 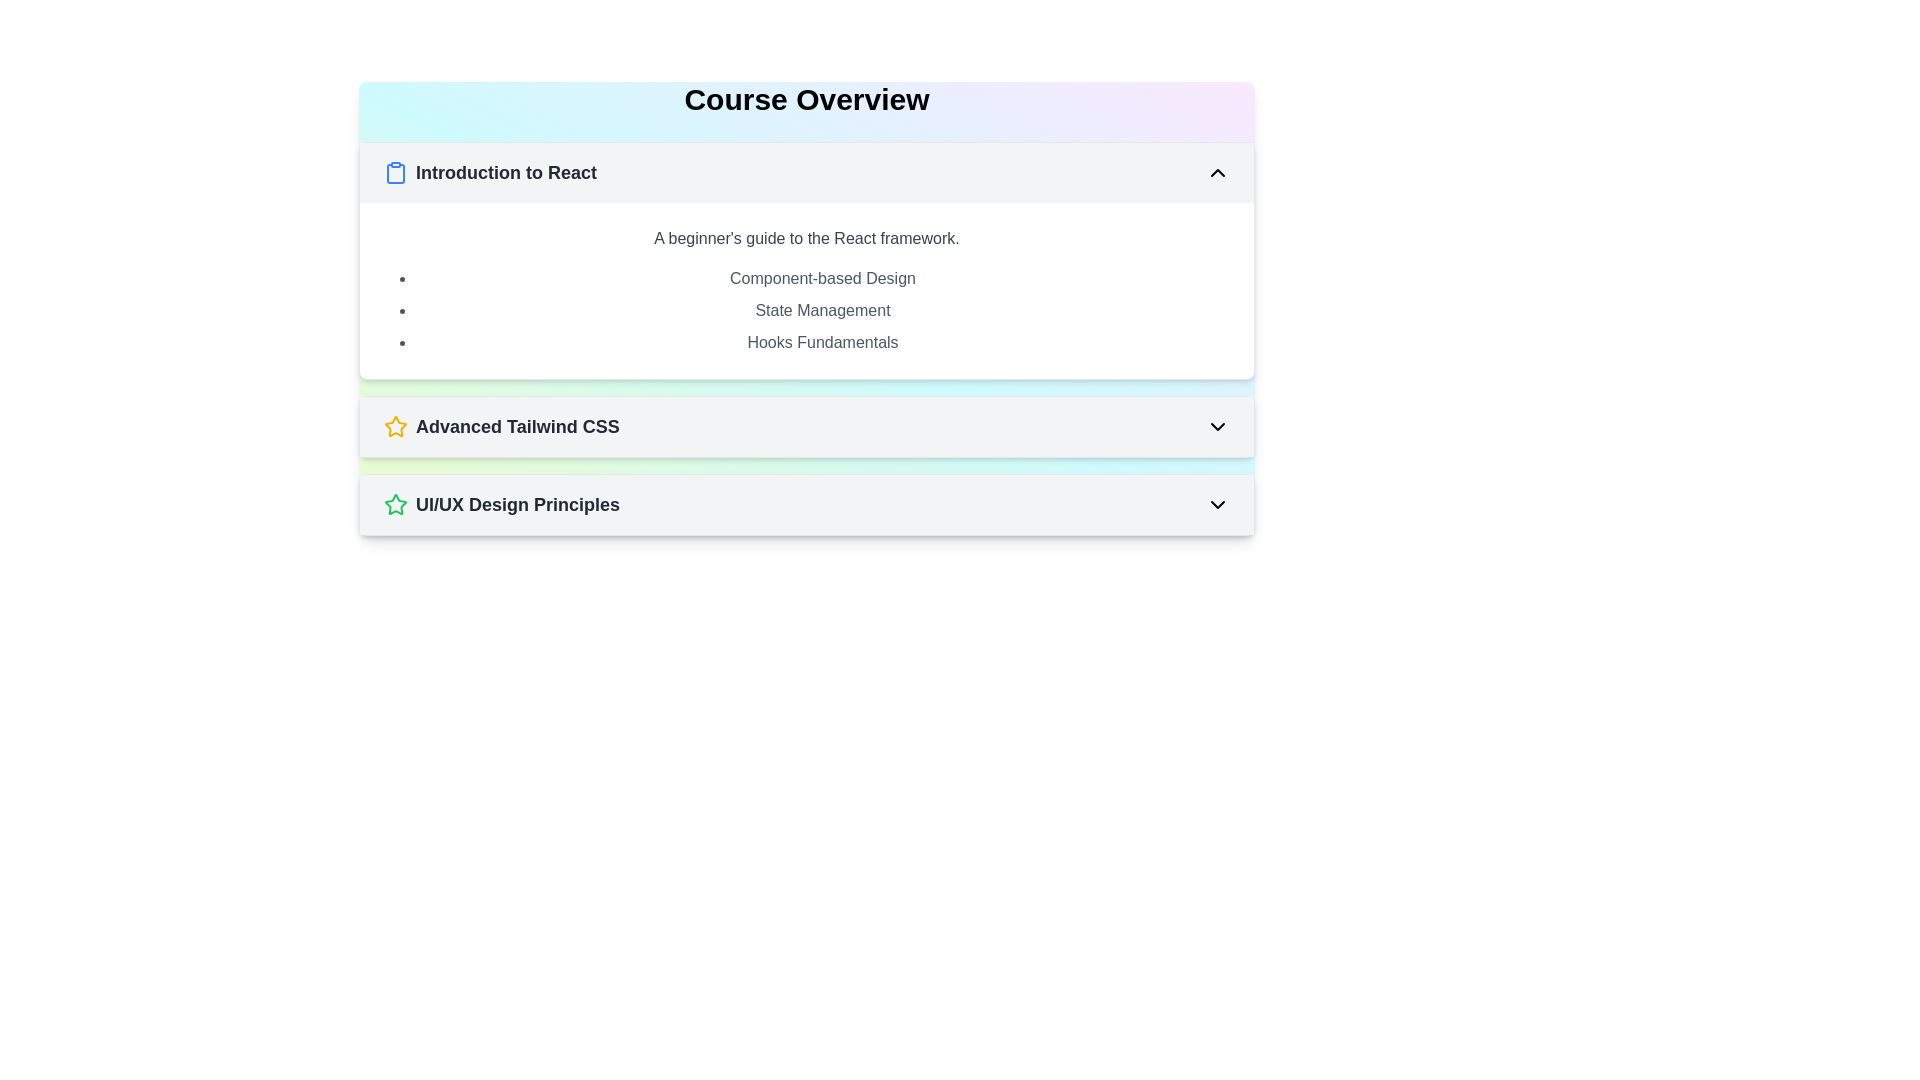 I want to click on course title displayed as a heading for the second module titled 'Advanced Tailwind CSS' in the 'Course Overview' section, located in the light gray bar, so click(x=501, y=426).